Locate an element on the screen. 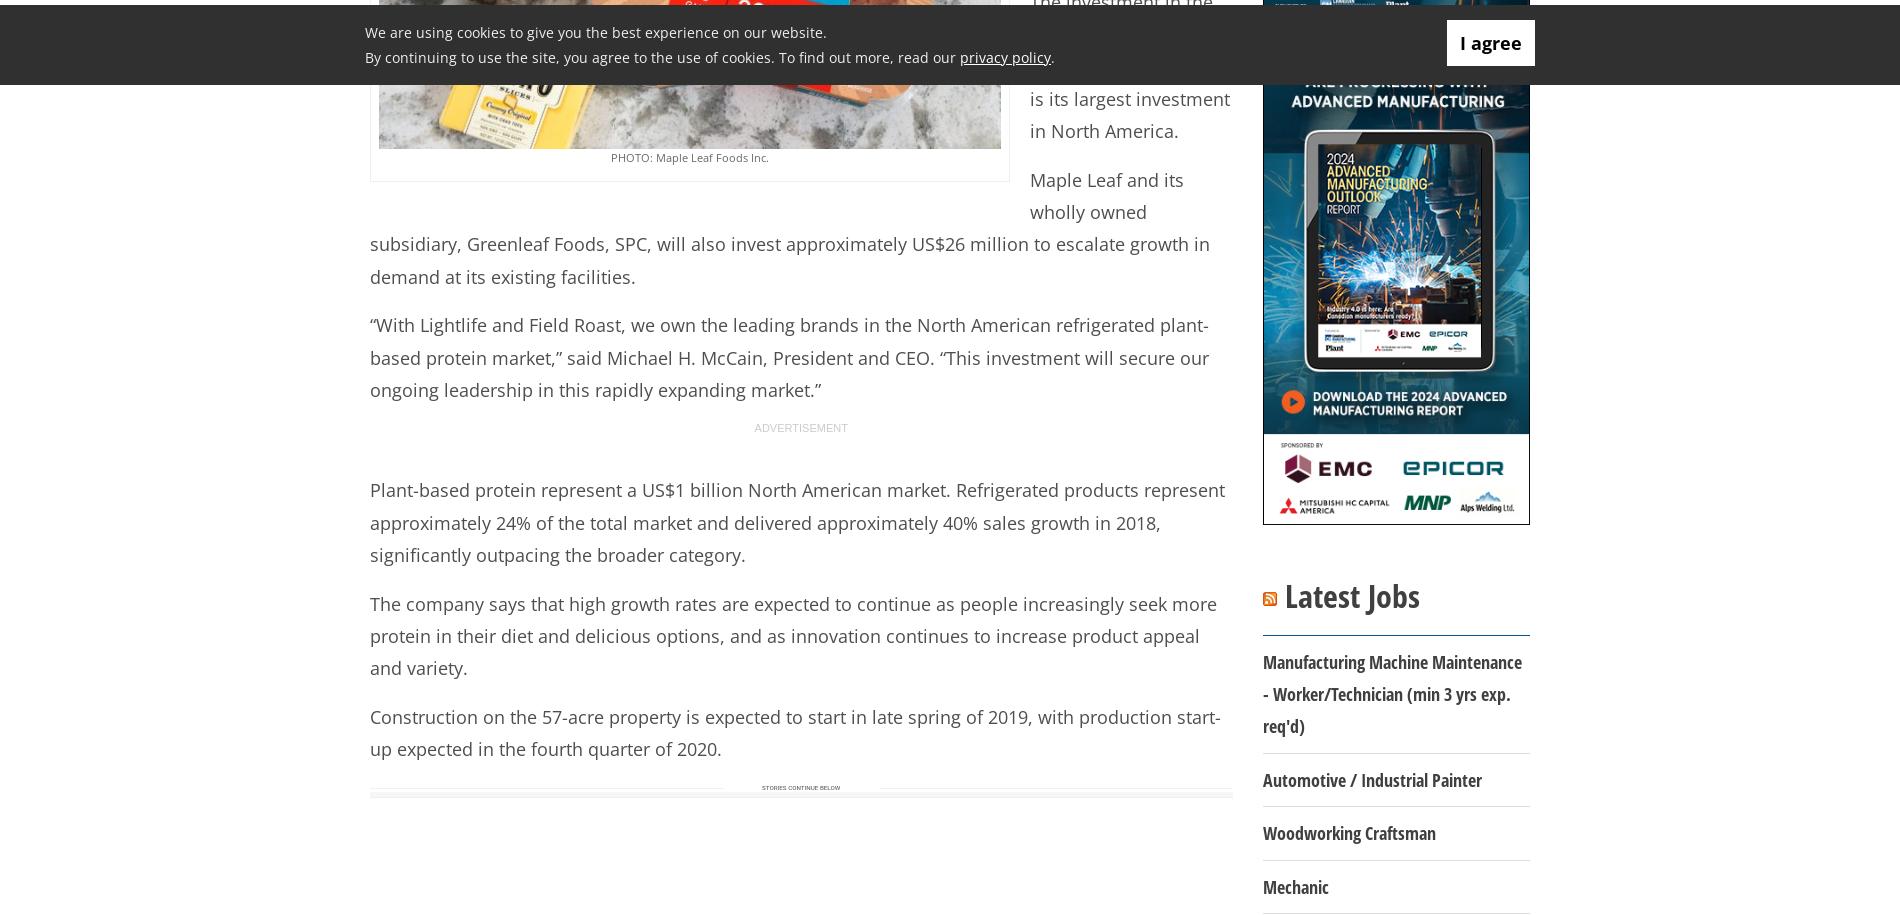  'Stories continue below' is located at coordinates (761, 786).